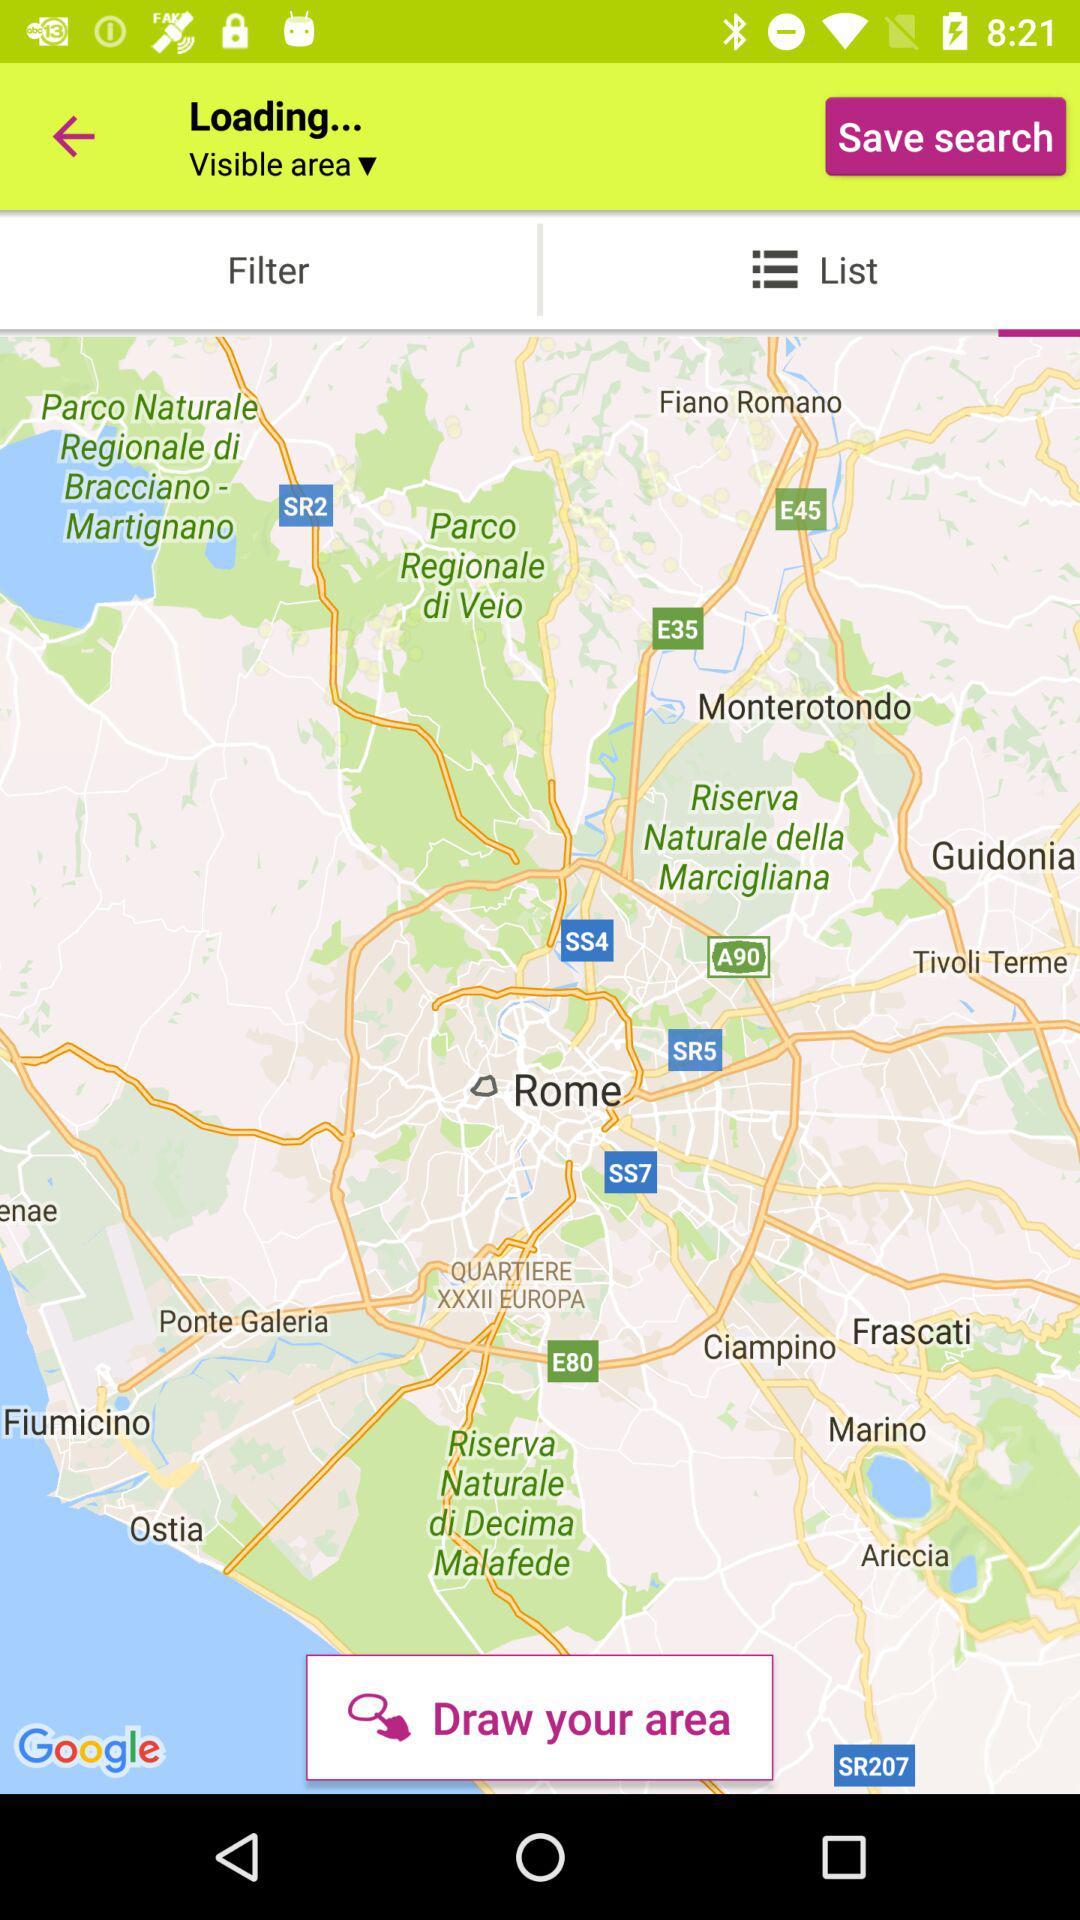 This screenshot has height=1920, width=1080. I want to click on the icon to the left of loading... icon, so click(72, 135).